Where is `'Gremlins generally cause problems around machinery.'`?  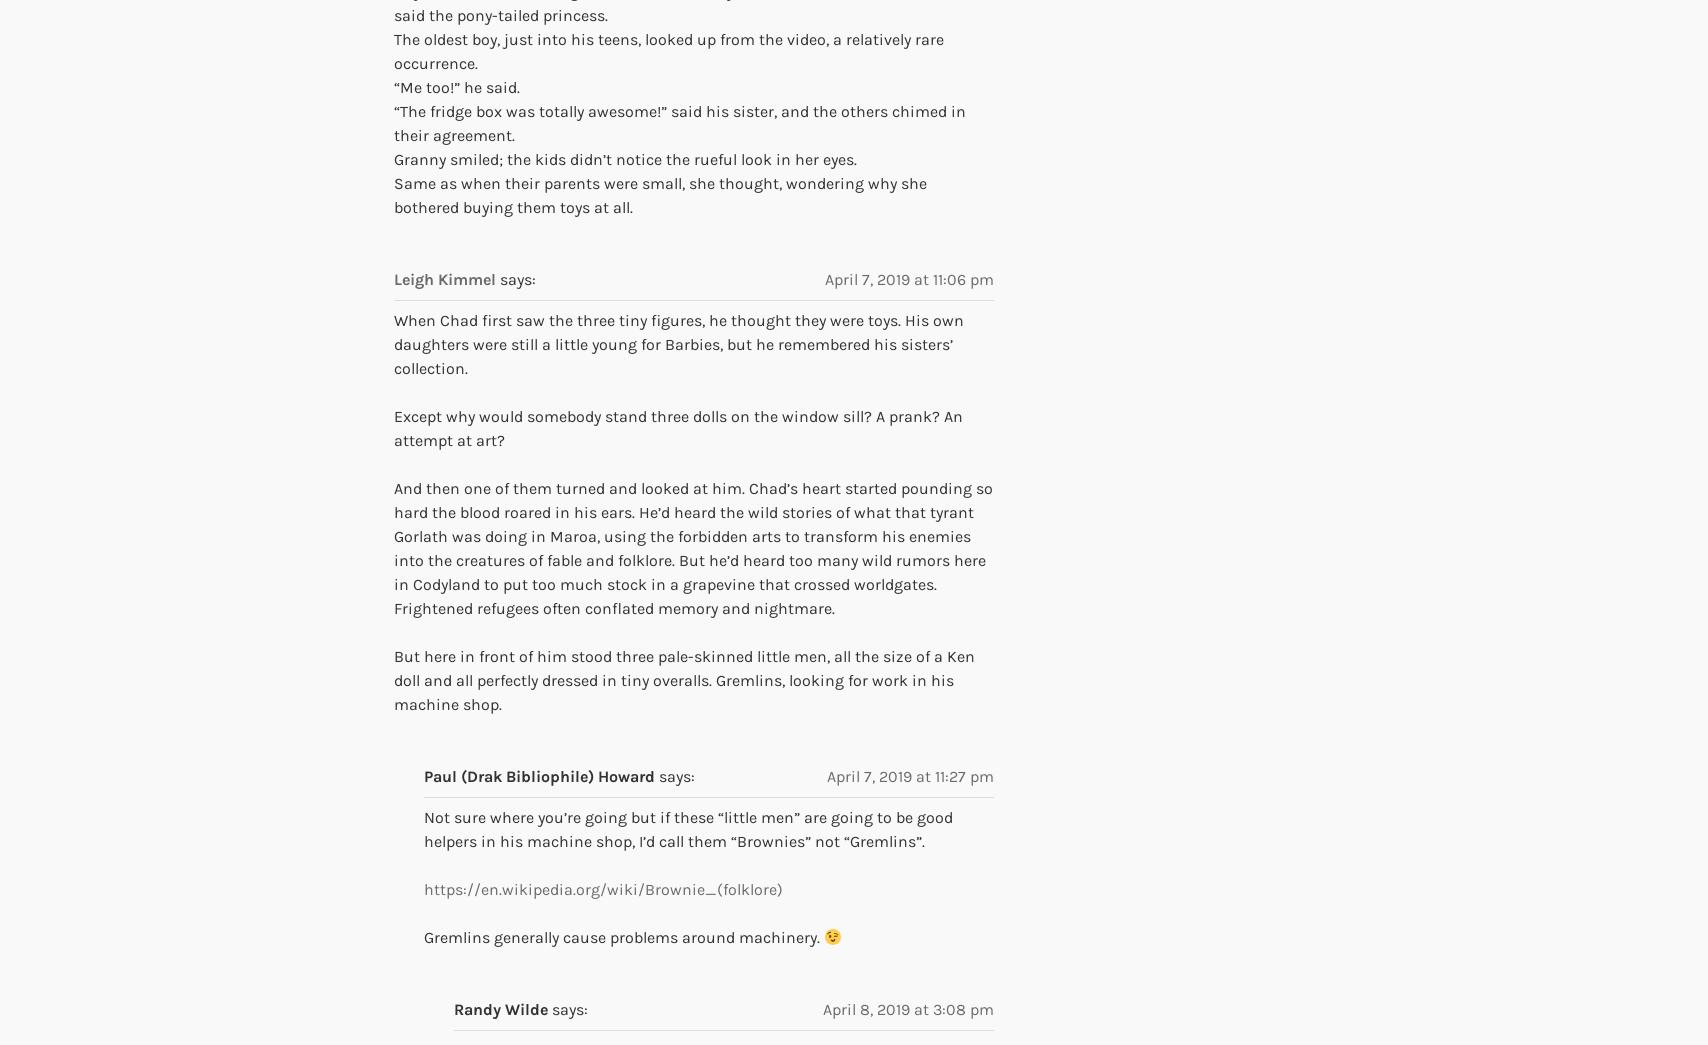 'Gremlins generally cause problems around machinery.' is located at coordinates (623, 936).